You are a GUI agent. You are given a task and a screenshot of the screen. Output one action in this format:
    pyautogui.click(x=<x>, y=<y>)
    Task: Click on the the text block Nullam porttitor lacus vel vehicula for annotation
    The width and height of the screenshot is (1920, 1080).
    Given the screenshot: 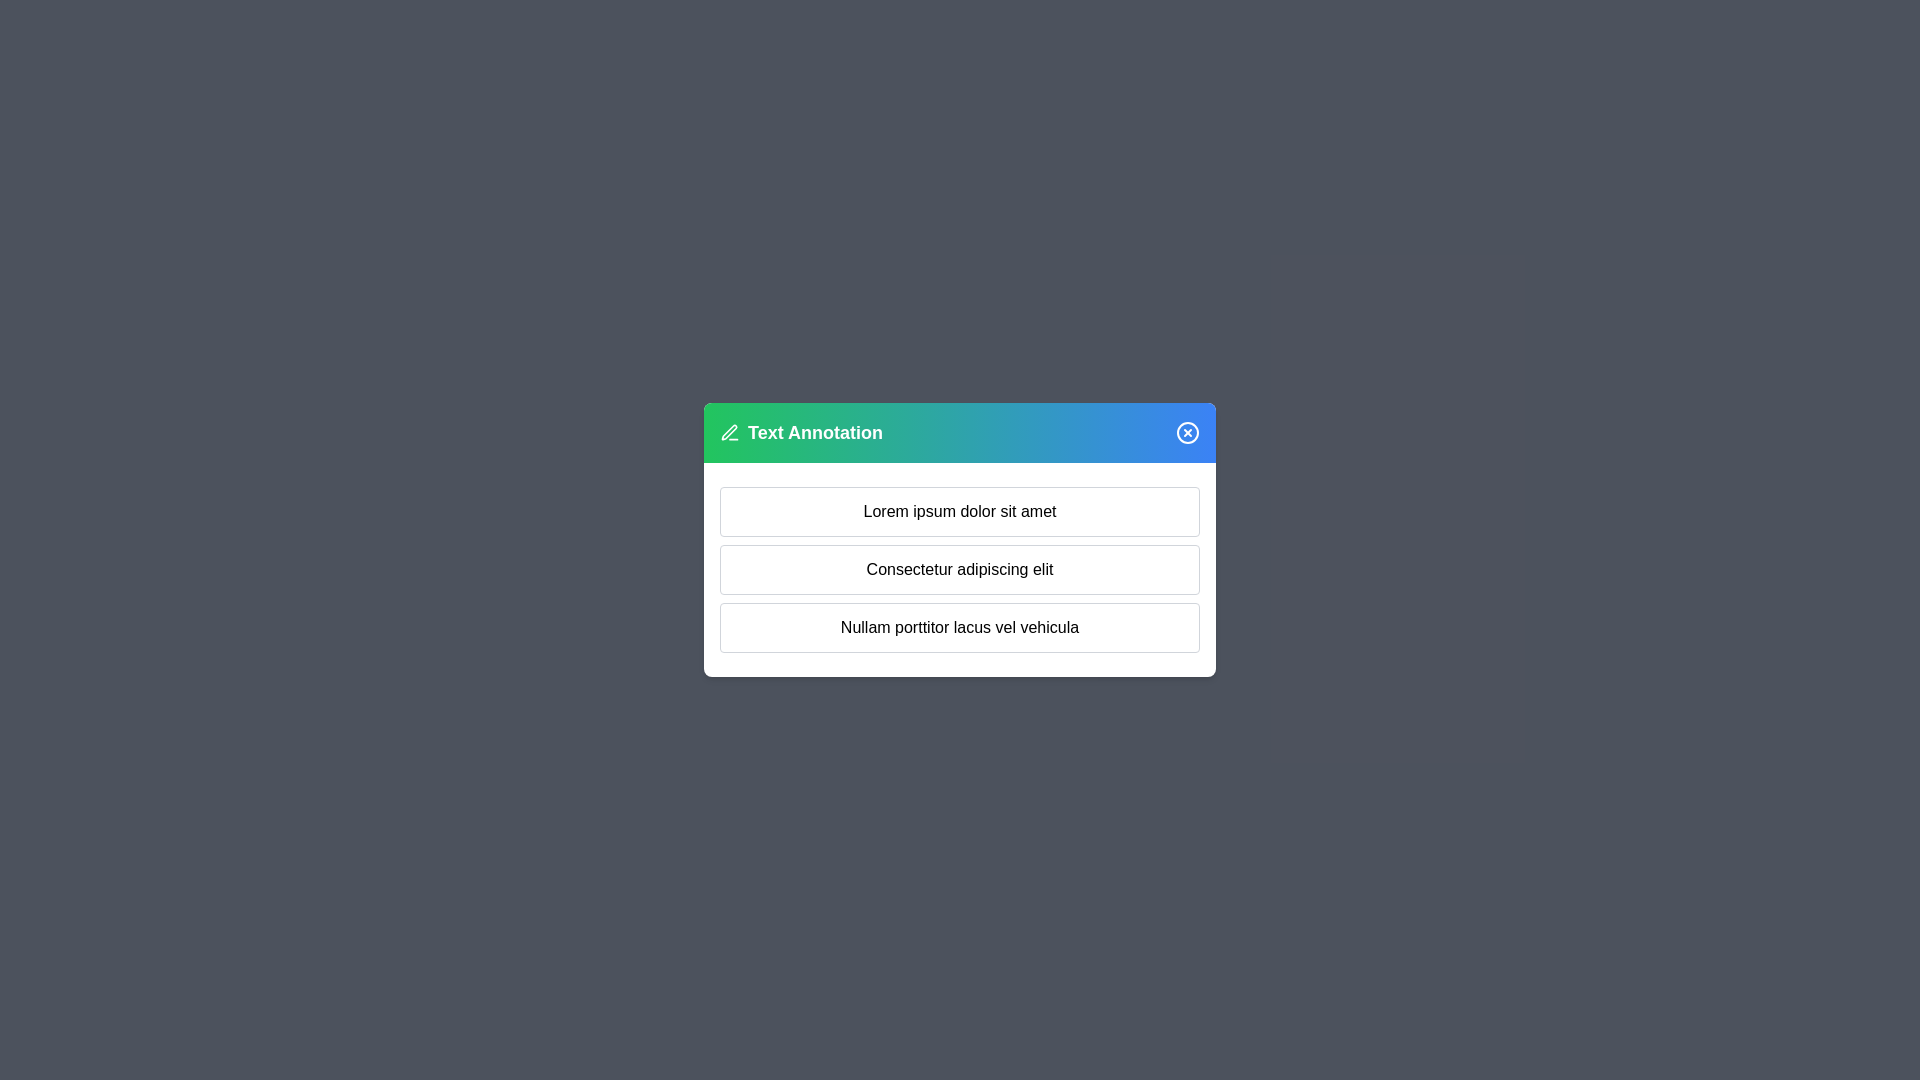 What is the action you would take?
    pyautogui.click(x=960, y=627)
    